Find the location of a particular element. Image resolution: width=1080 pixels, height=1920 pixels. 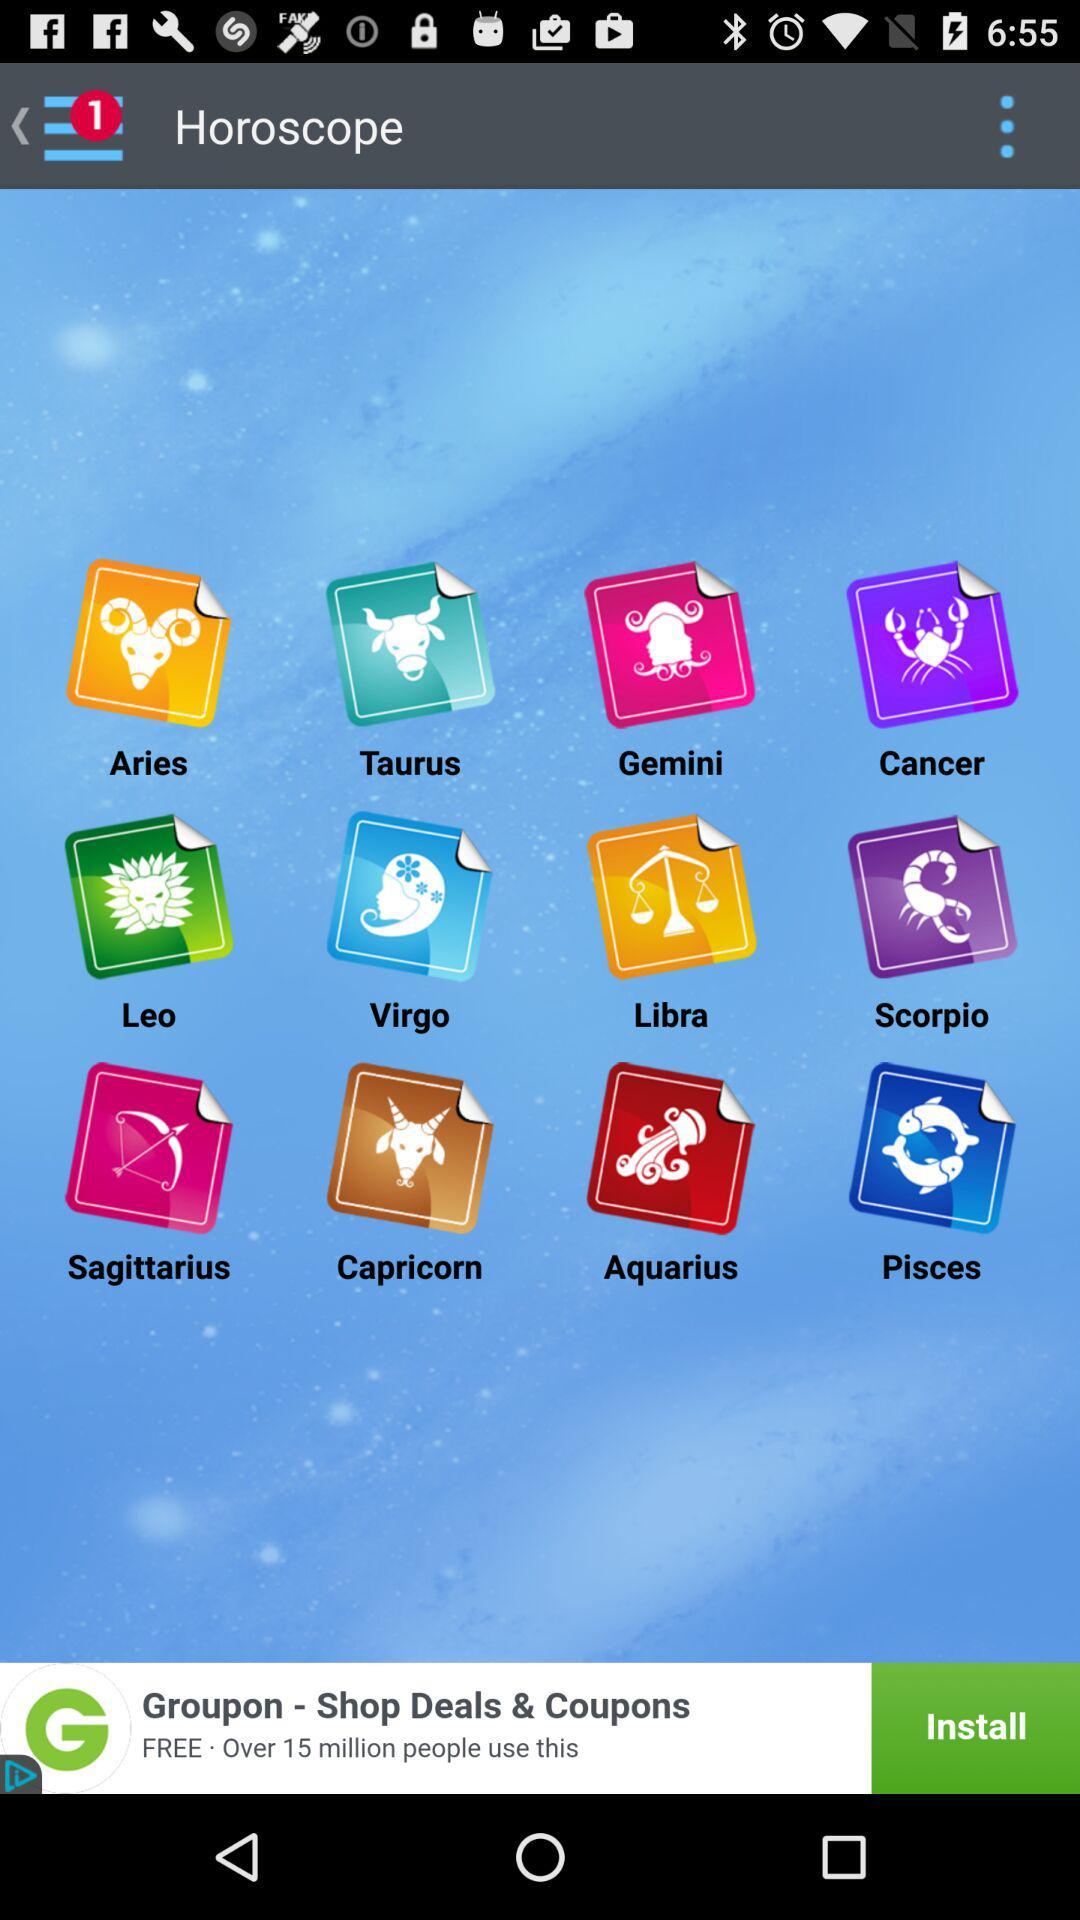

capricorn is located at coordinates (408, 1148).